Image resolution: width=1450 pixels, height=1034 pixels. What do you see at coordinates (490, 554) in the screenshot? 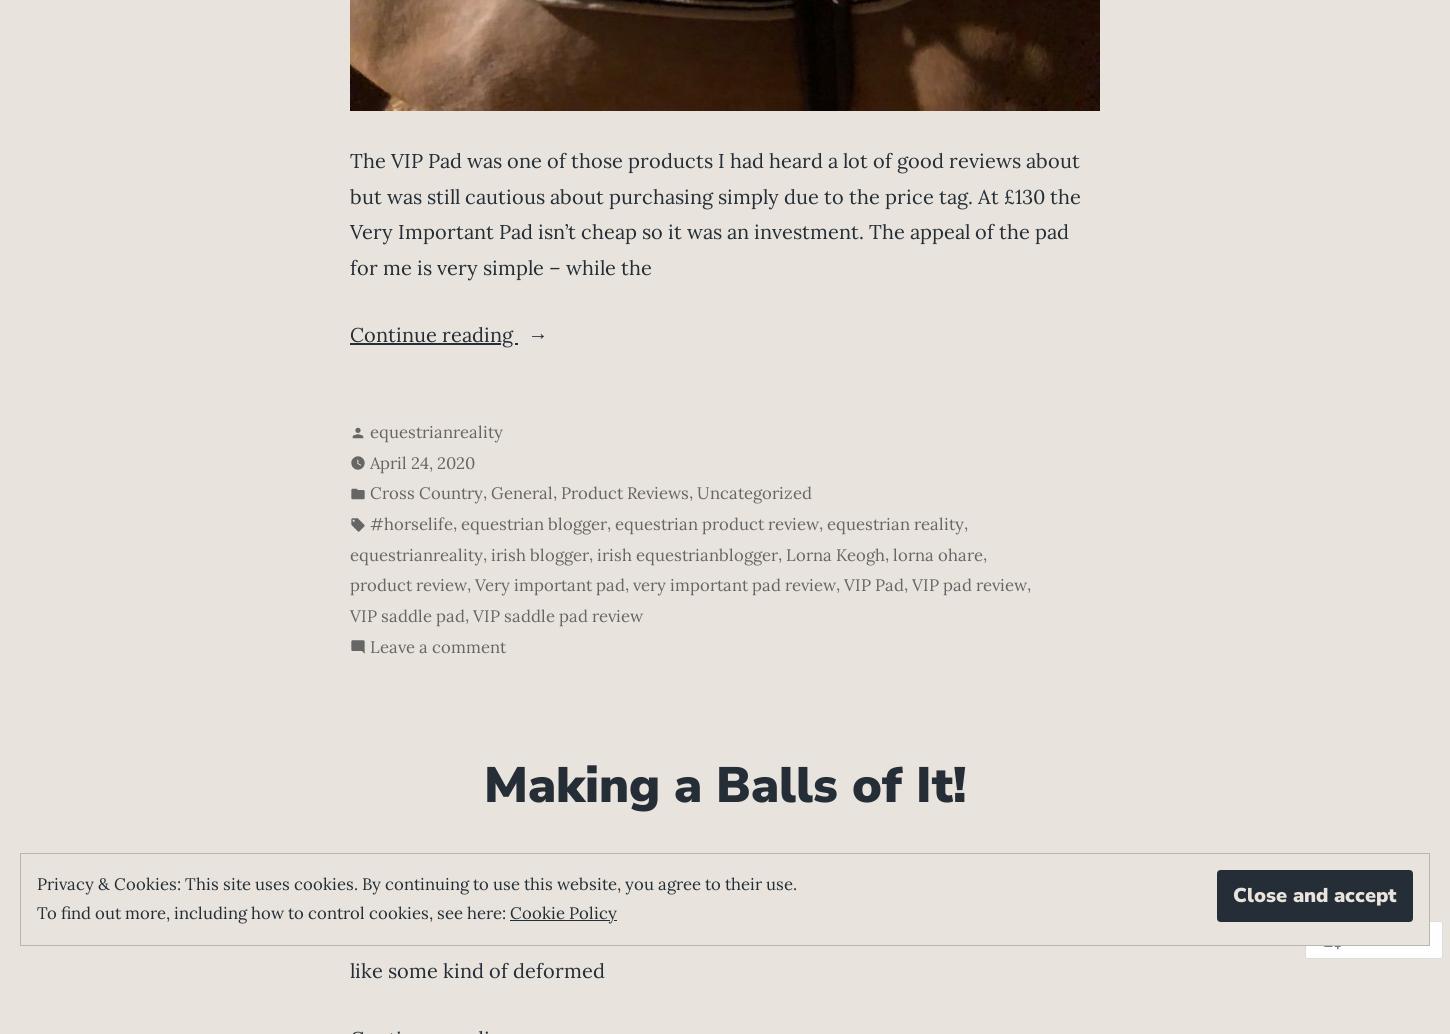
I see `'irish blogger'` at bounding box center [490, 554].